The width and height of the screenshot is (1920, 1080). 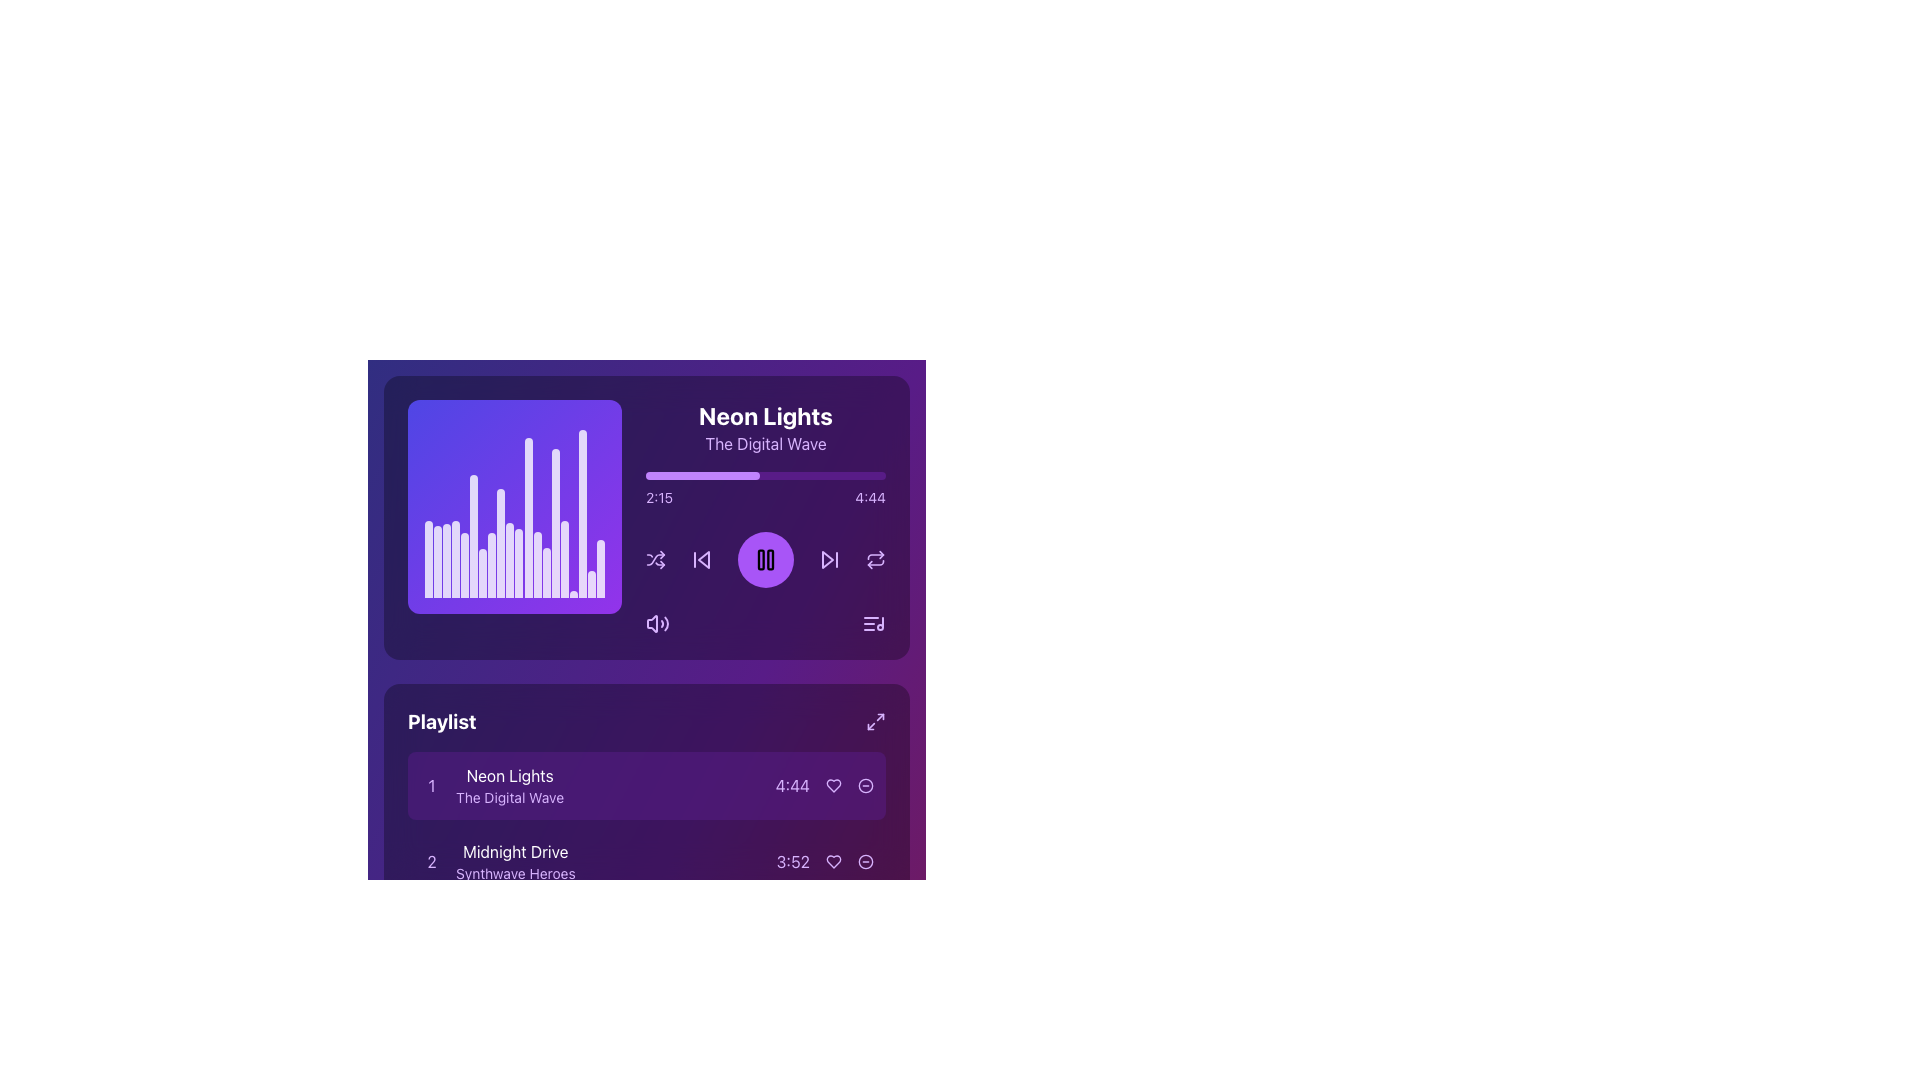 What do you see at coordinates (870, 496) in the screenshot?
I see `the text label displaying the time '4:44' located at the top-right corner of the interface, to the right of the 'Neon Lights' song title and progress bar` at bounding box center [870, 496].